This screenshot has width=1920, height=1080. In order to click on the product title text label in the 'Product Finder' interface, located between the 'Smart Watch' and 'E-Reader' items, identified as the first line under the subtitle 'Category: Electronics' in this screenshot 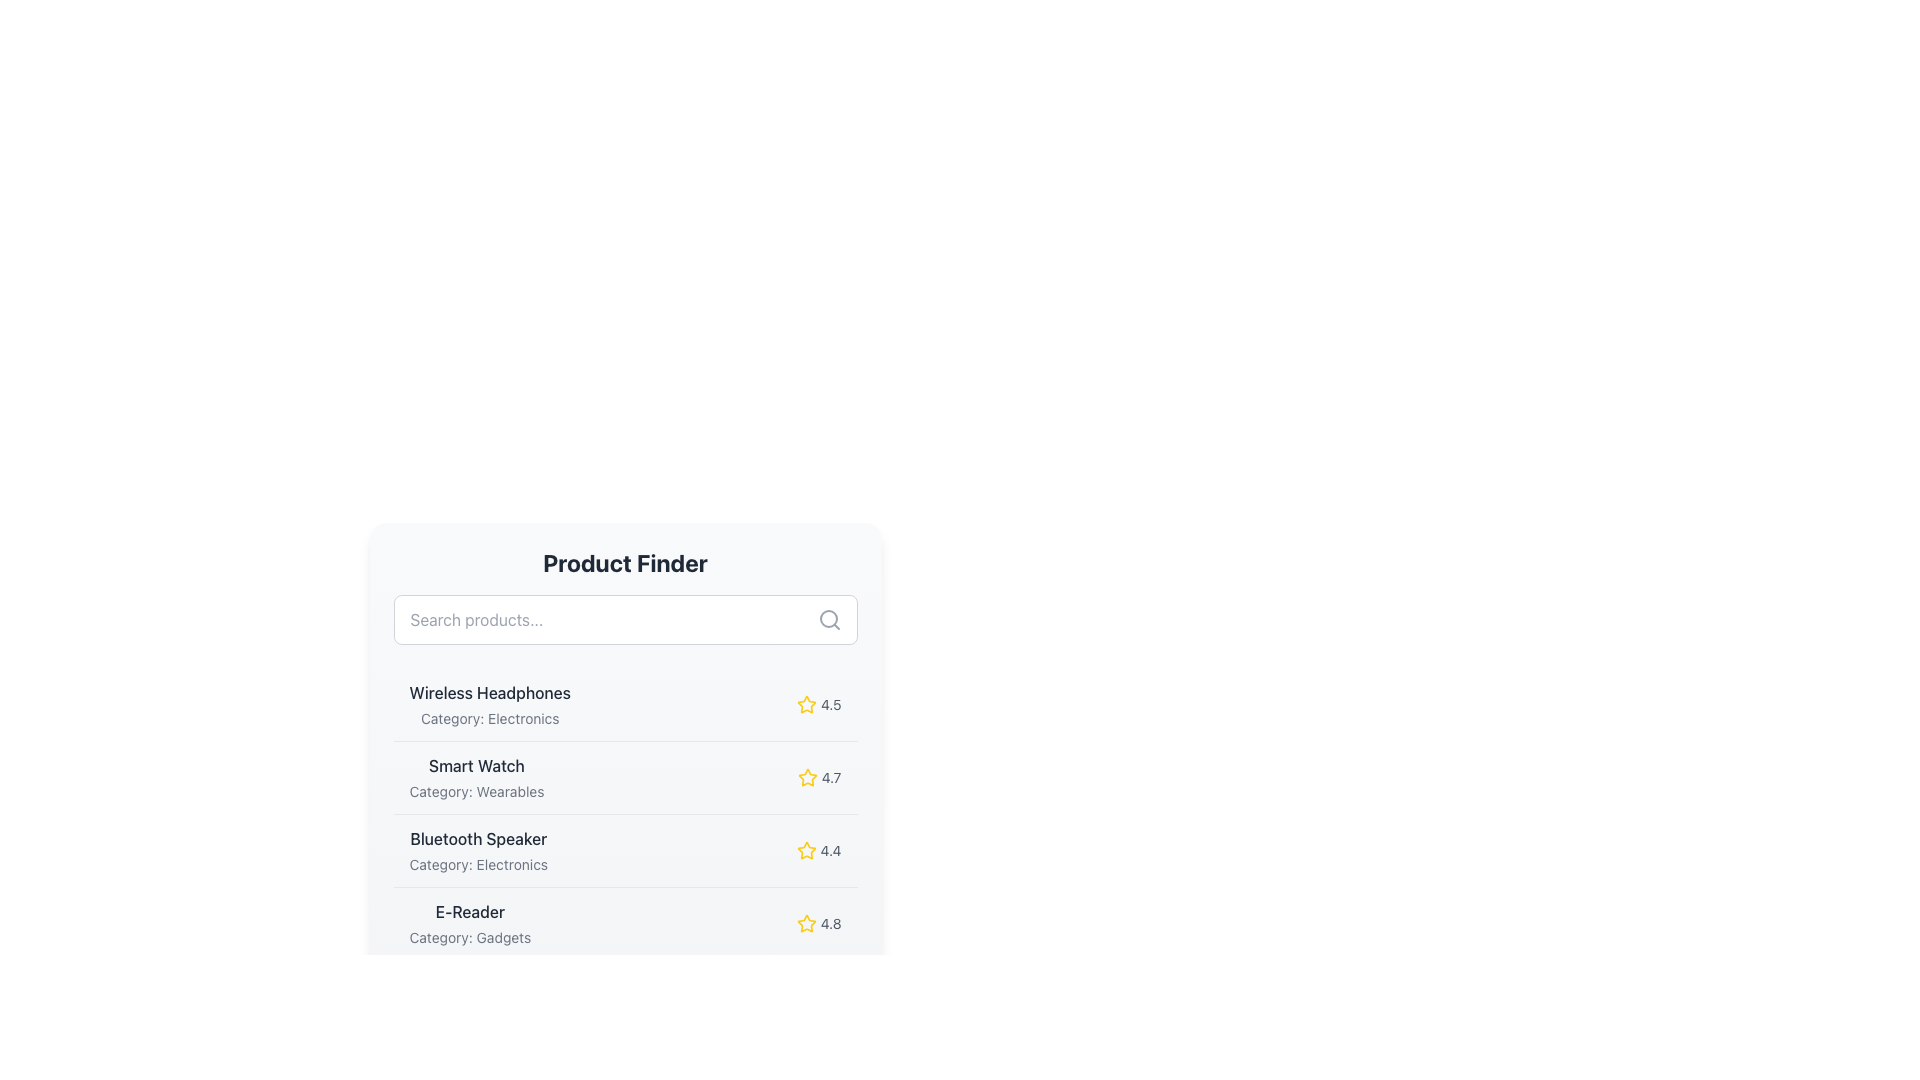, I will do `click(477, 839)`.